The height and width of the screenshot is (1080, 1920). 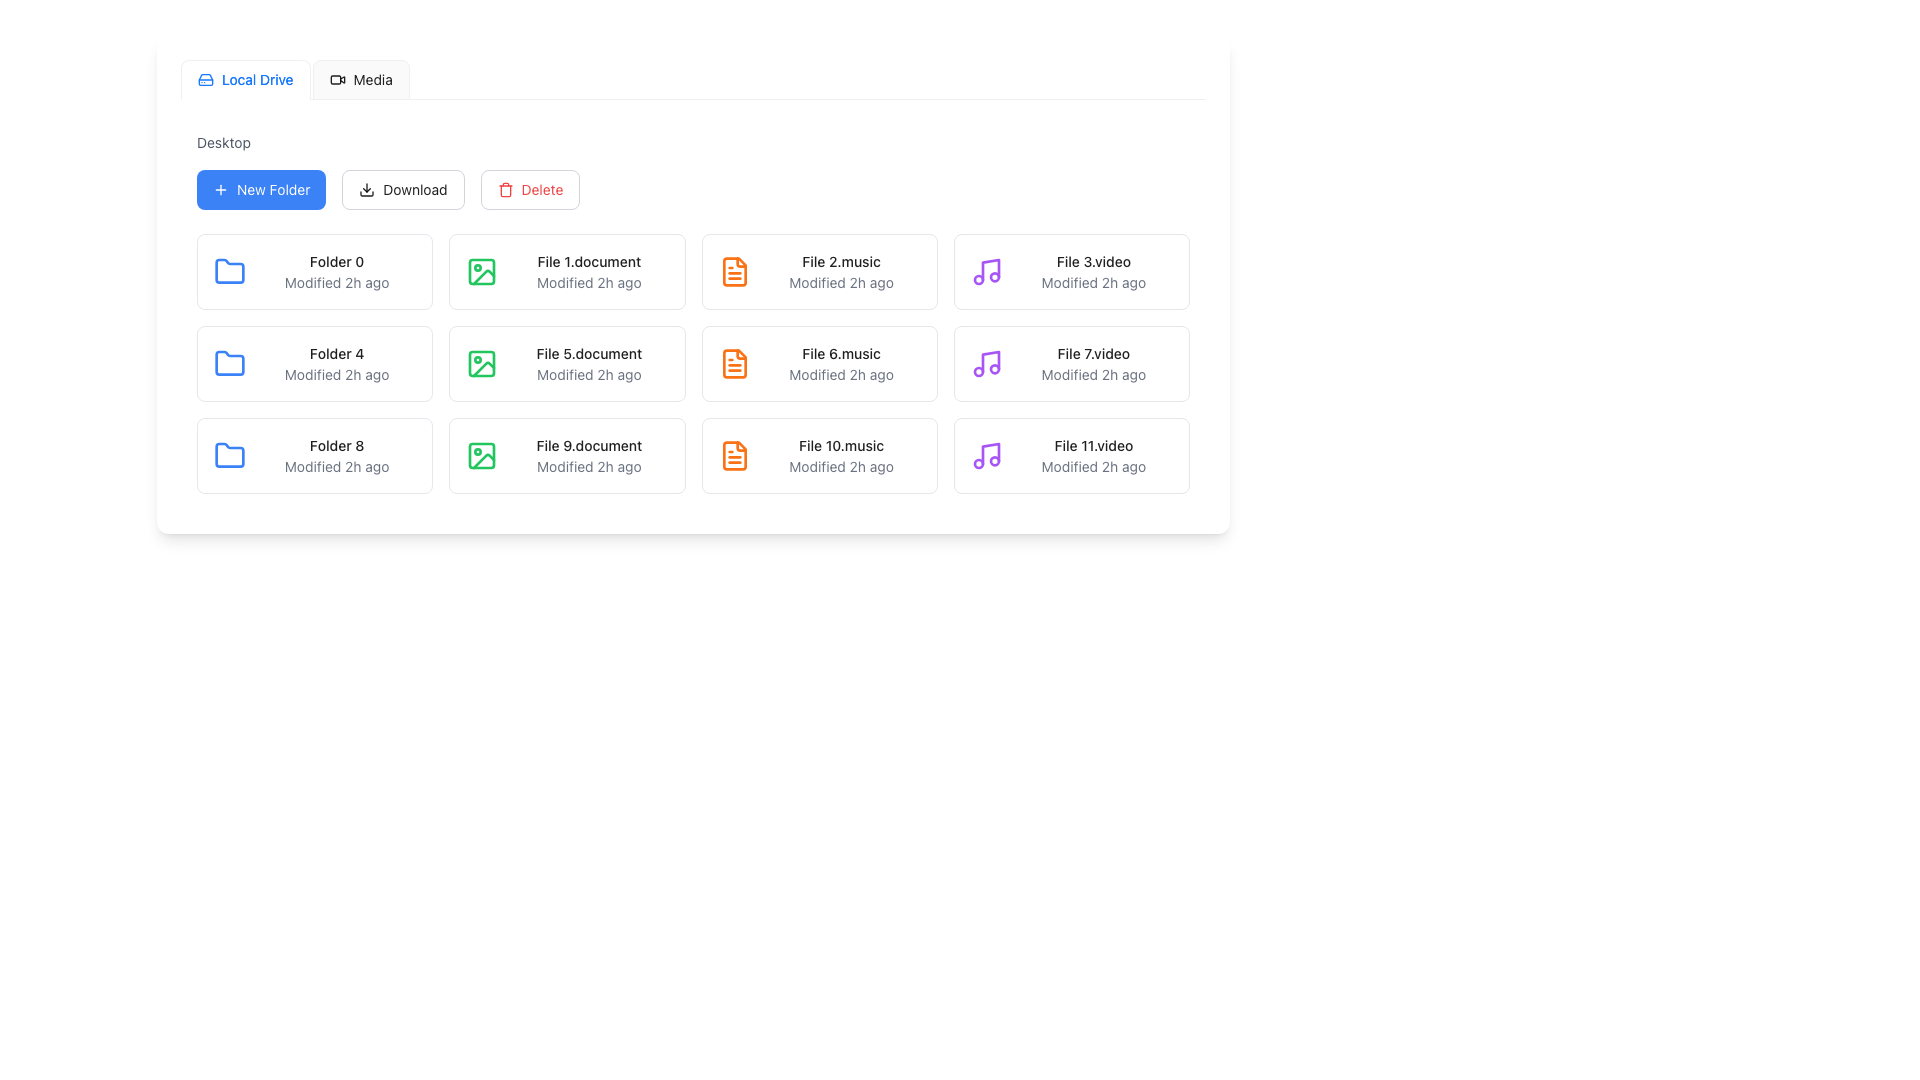 I want to click on keyboard navigation, so click(x=361, y=79).